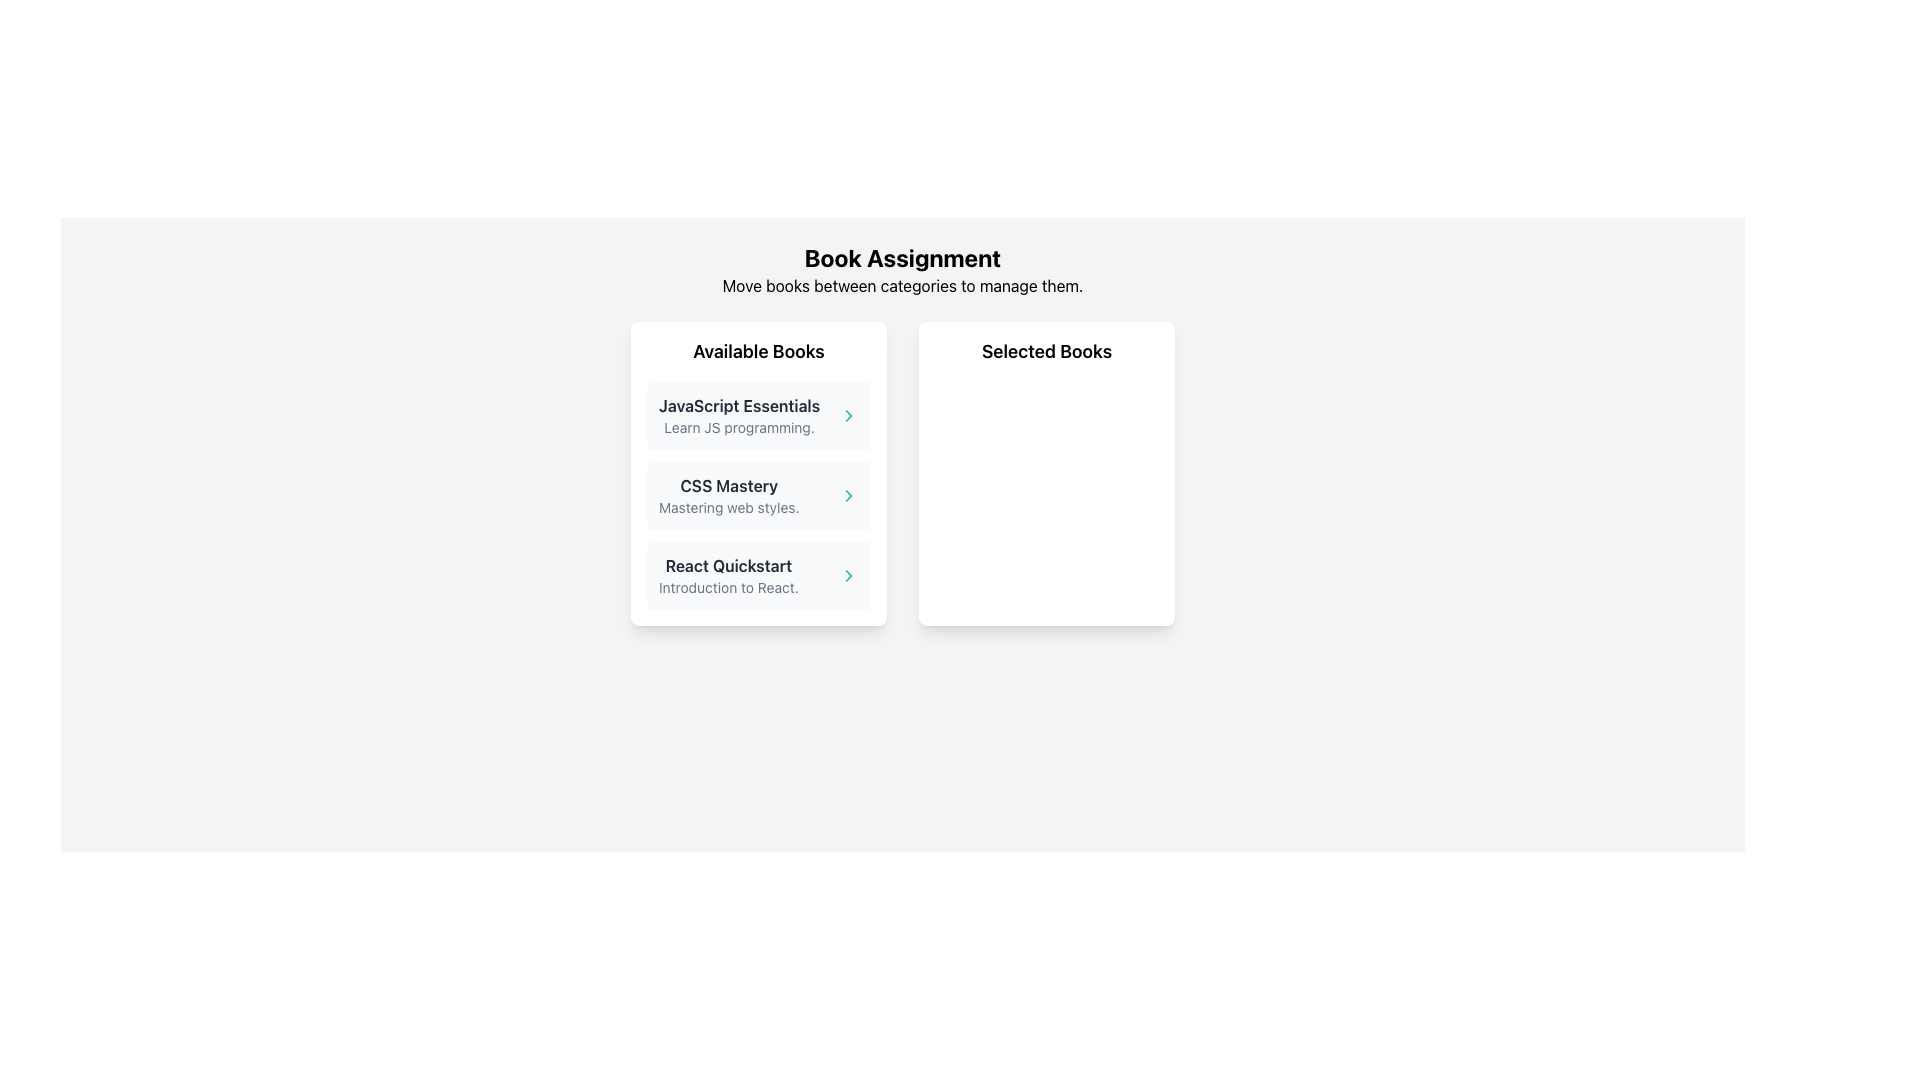 This screenshot has width=1920, height=1080. I want to click on the informative text label for the book 'React Quickstart', which is positioned as the subtitle underneath the title in the 'Available Books' list, so click(727, 586).